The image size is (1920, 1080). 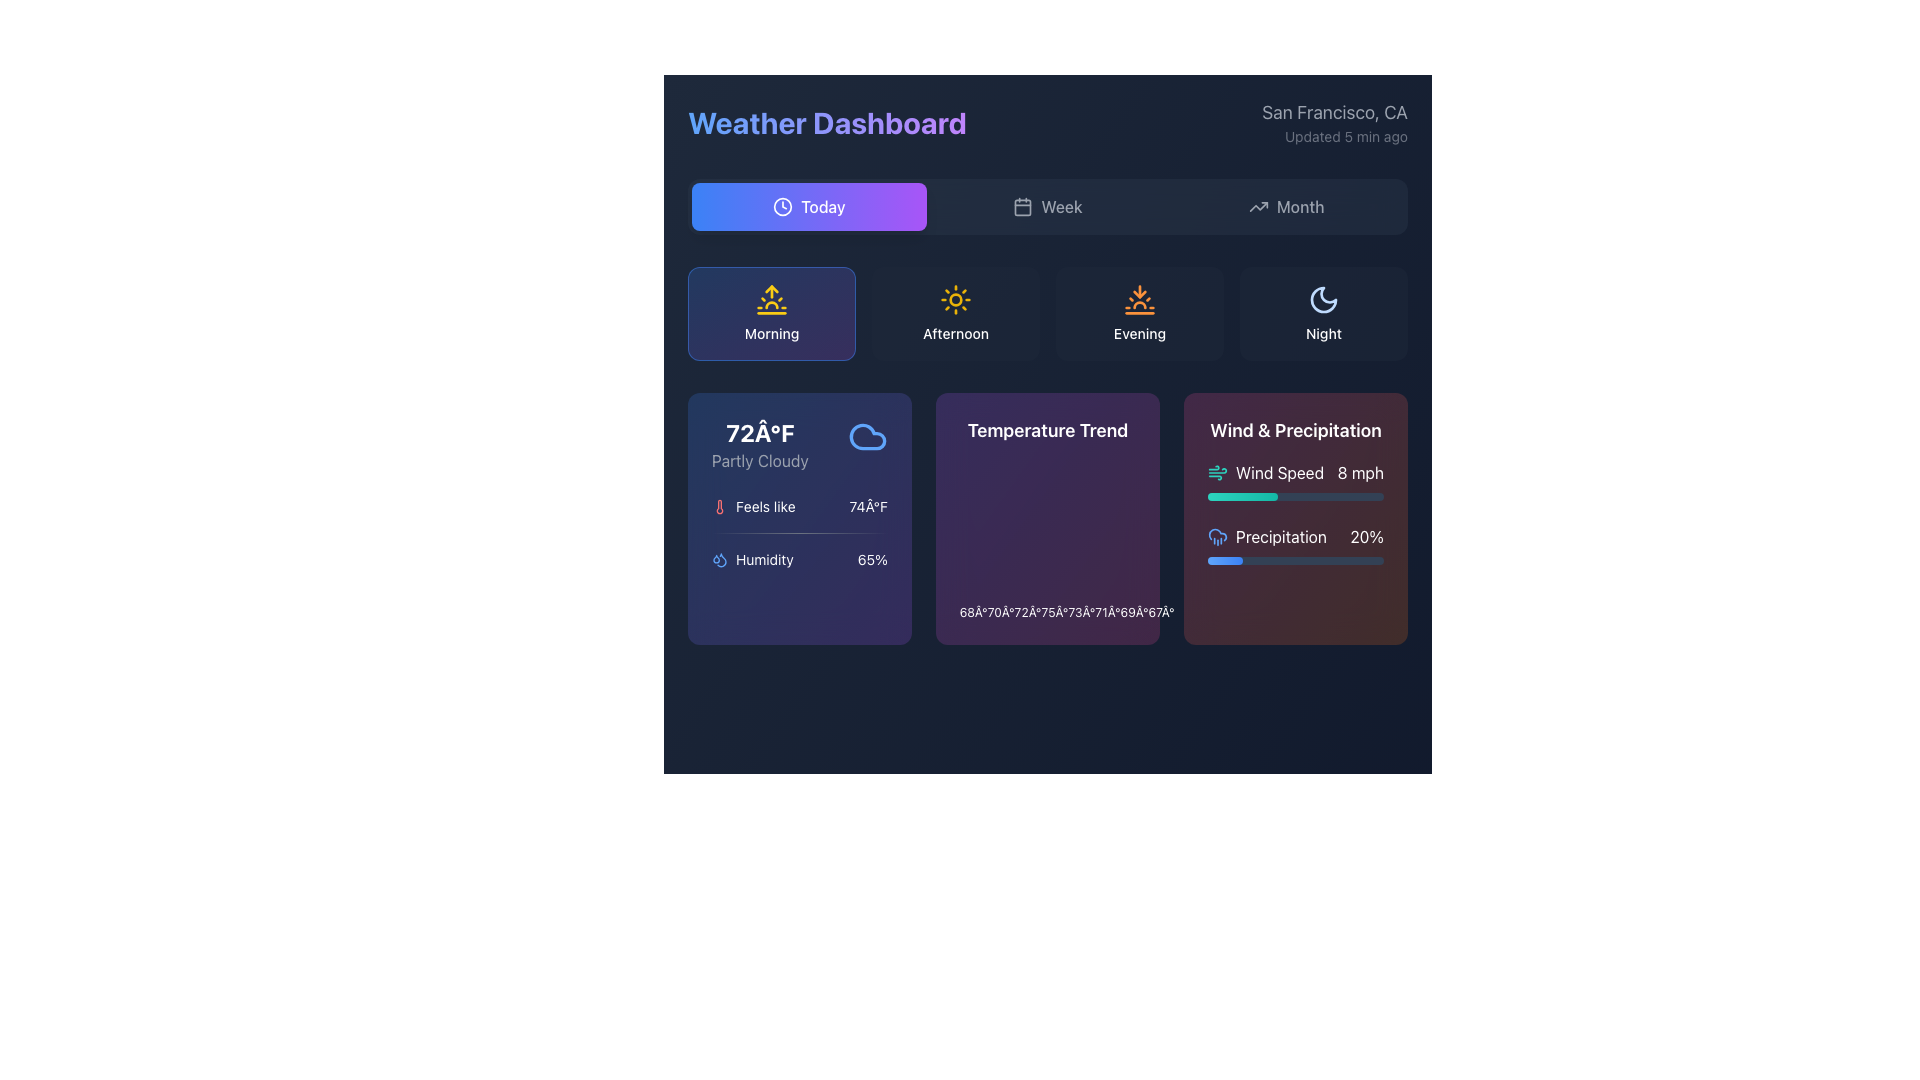 I want to click on the text label reading 'Precipitation' which is styled in white font against a dark background, located in the 'Wind & Precipitation' card near a blue progress bar, so click(x=1281, y=535).